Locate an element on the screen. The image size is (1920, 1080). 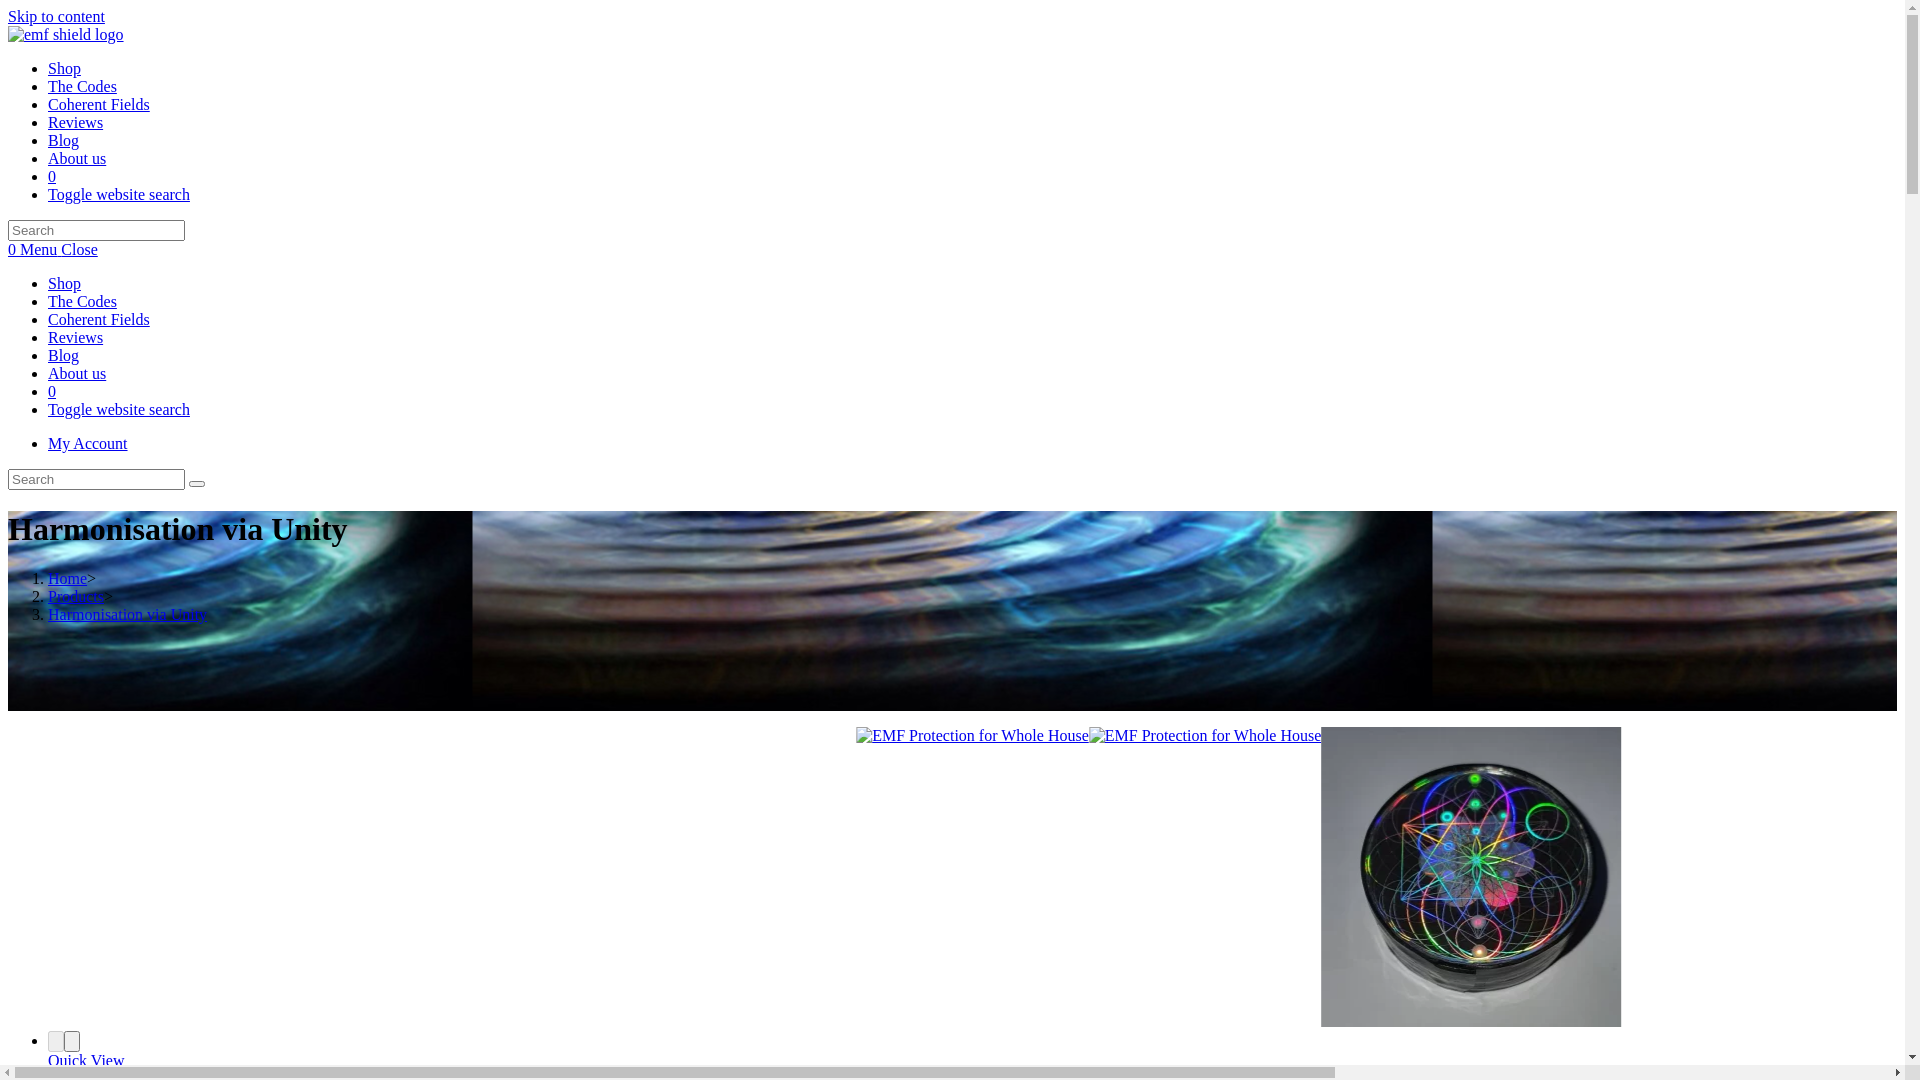
'Reviews' is located at coordinates (75, 336).